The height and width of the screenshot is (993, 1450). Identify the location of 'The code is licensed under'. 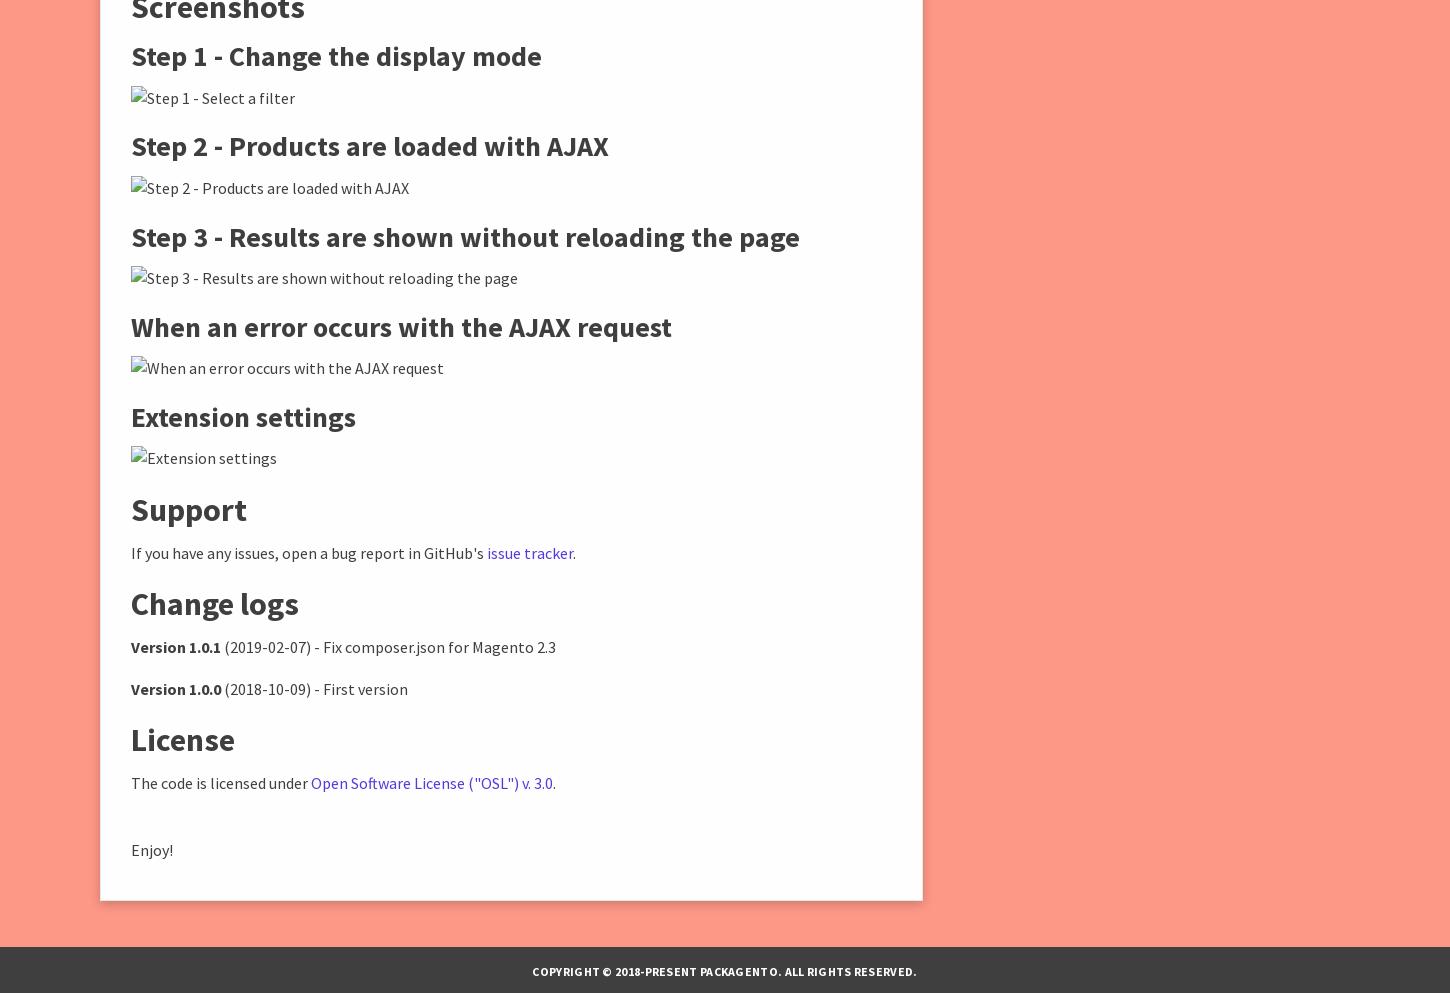
(219, 780).